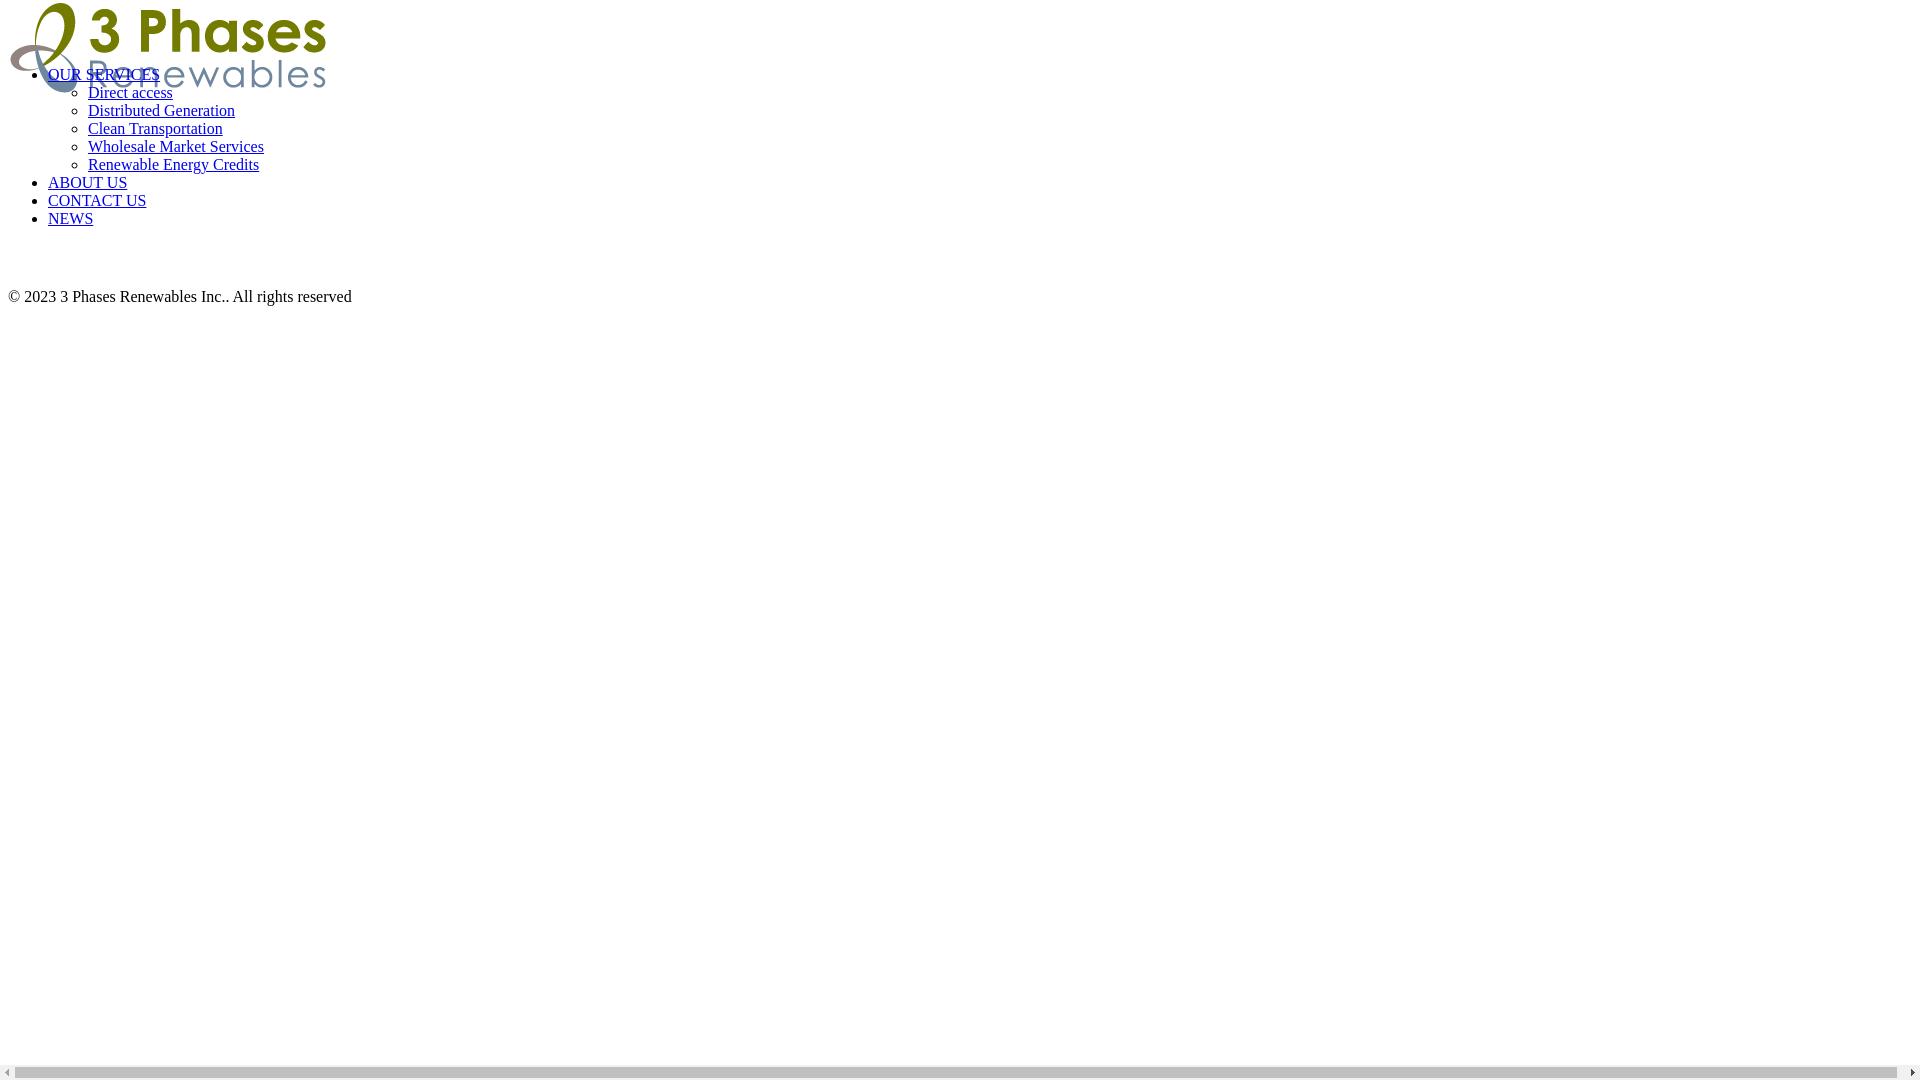  Describe the element at coordinates (915, 57) in the screenshot. I see `'IN THE NEWS'` at that location.